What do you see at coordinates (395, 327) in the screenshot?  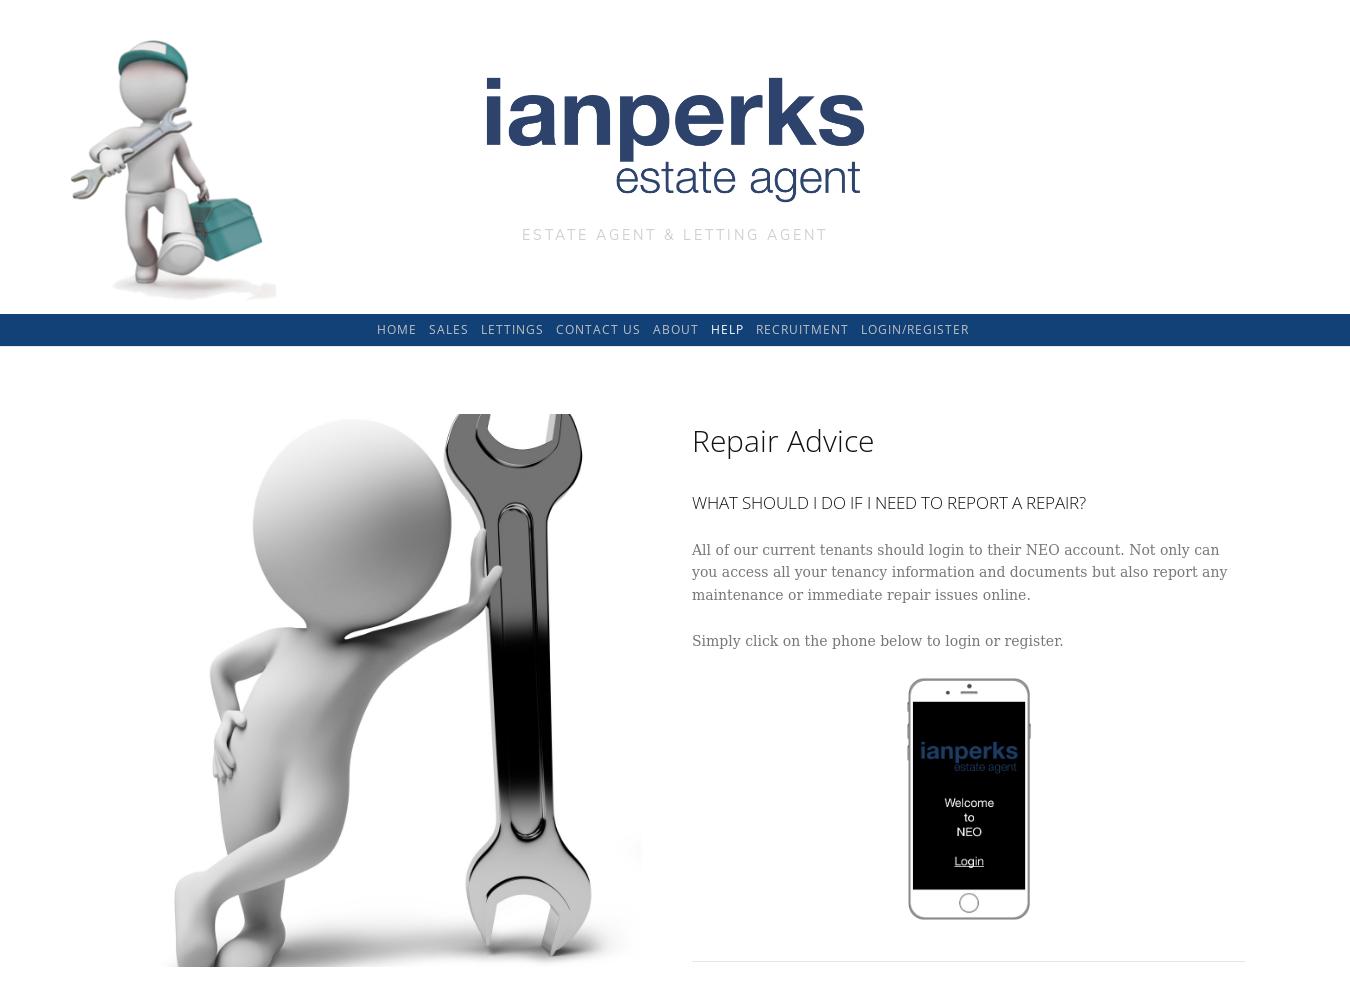 I see `'Home'` at bounding box center [395, 327].